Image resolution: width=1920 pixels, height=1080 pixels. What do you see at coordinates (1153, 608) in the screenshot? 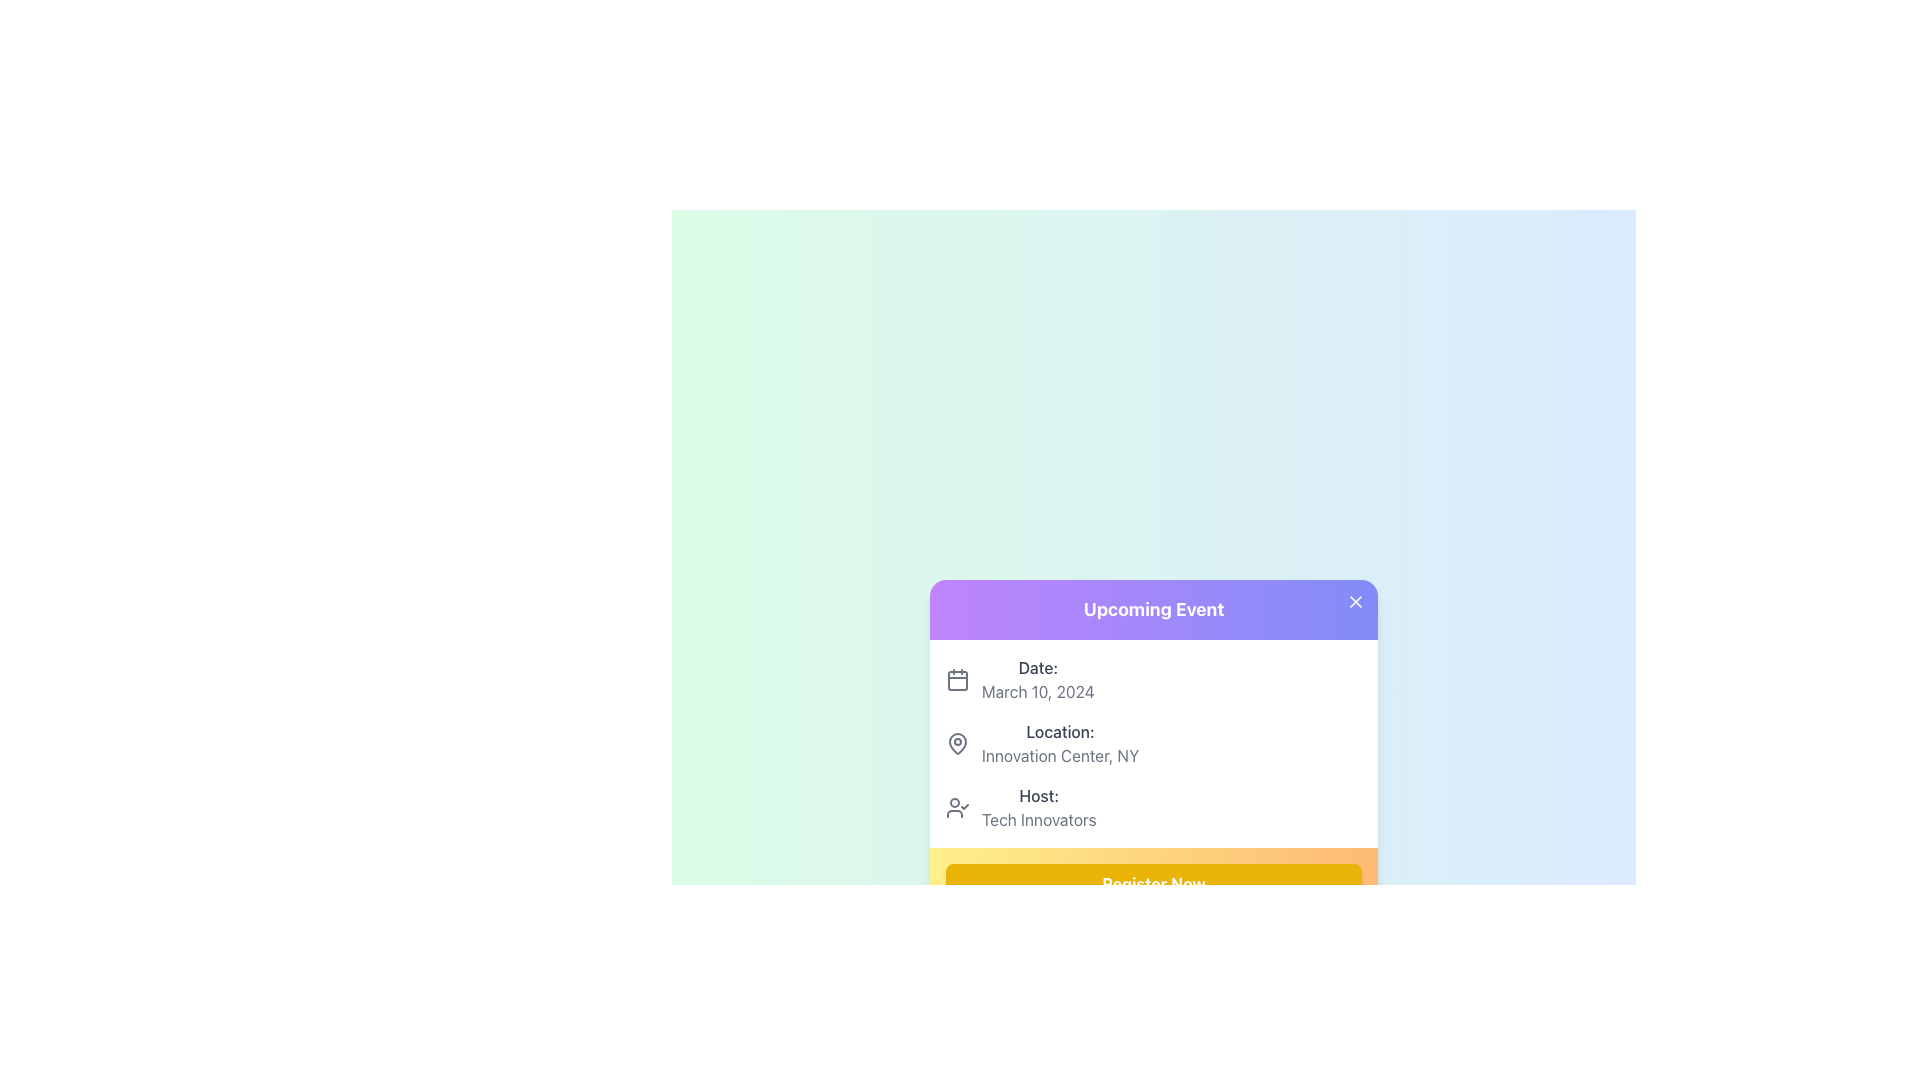
I see `text 'Upcoming Event' from the header element with a gradient background transitioning from purple to indigo` at bounding box center [1153, 608].